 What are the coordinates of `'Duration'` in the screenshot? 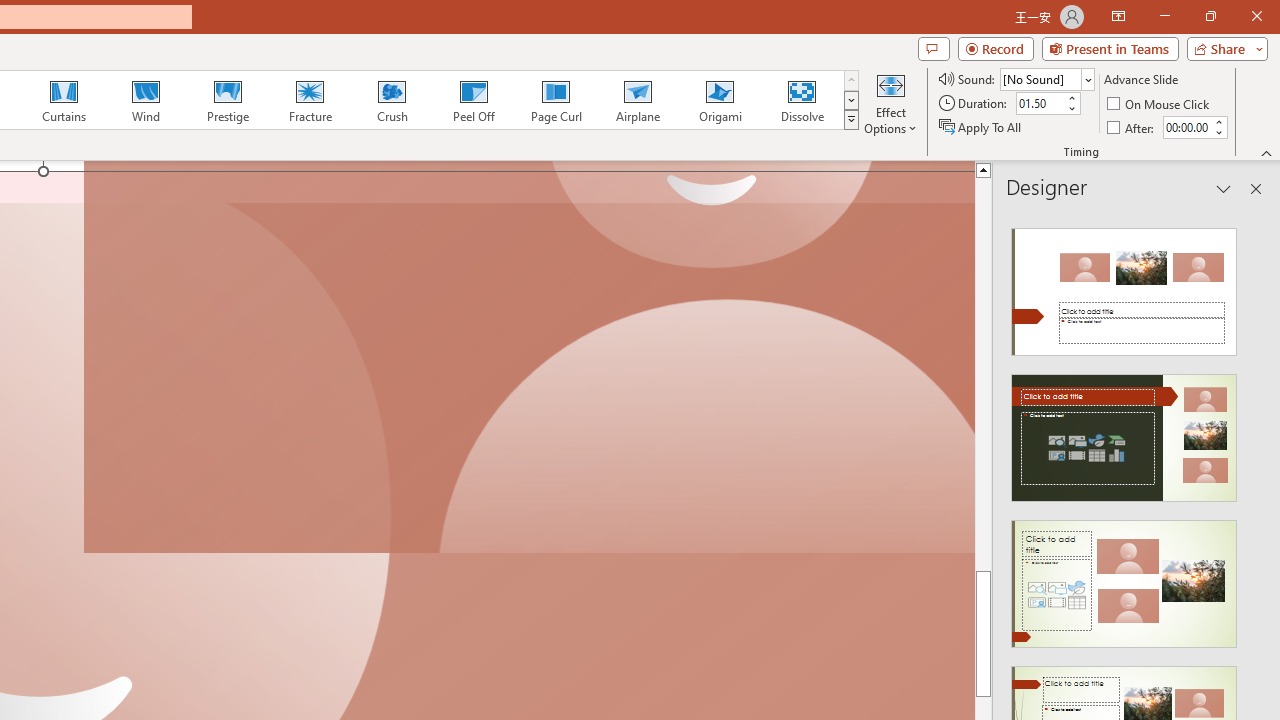 It's located at (1040, 103).